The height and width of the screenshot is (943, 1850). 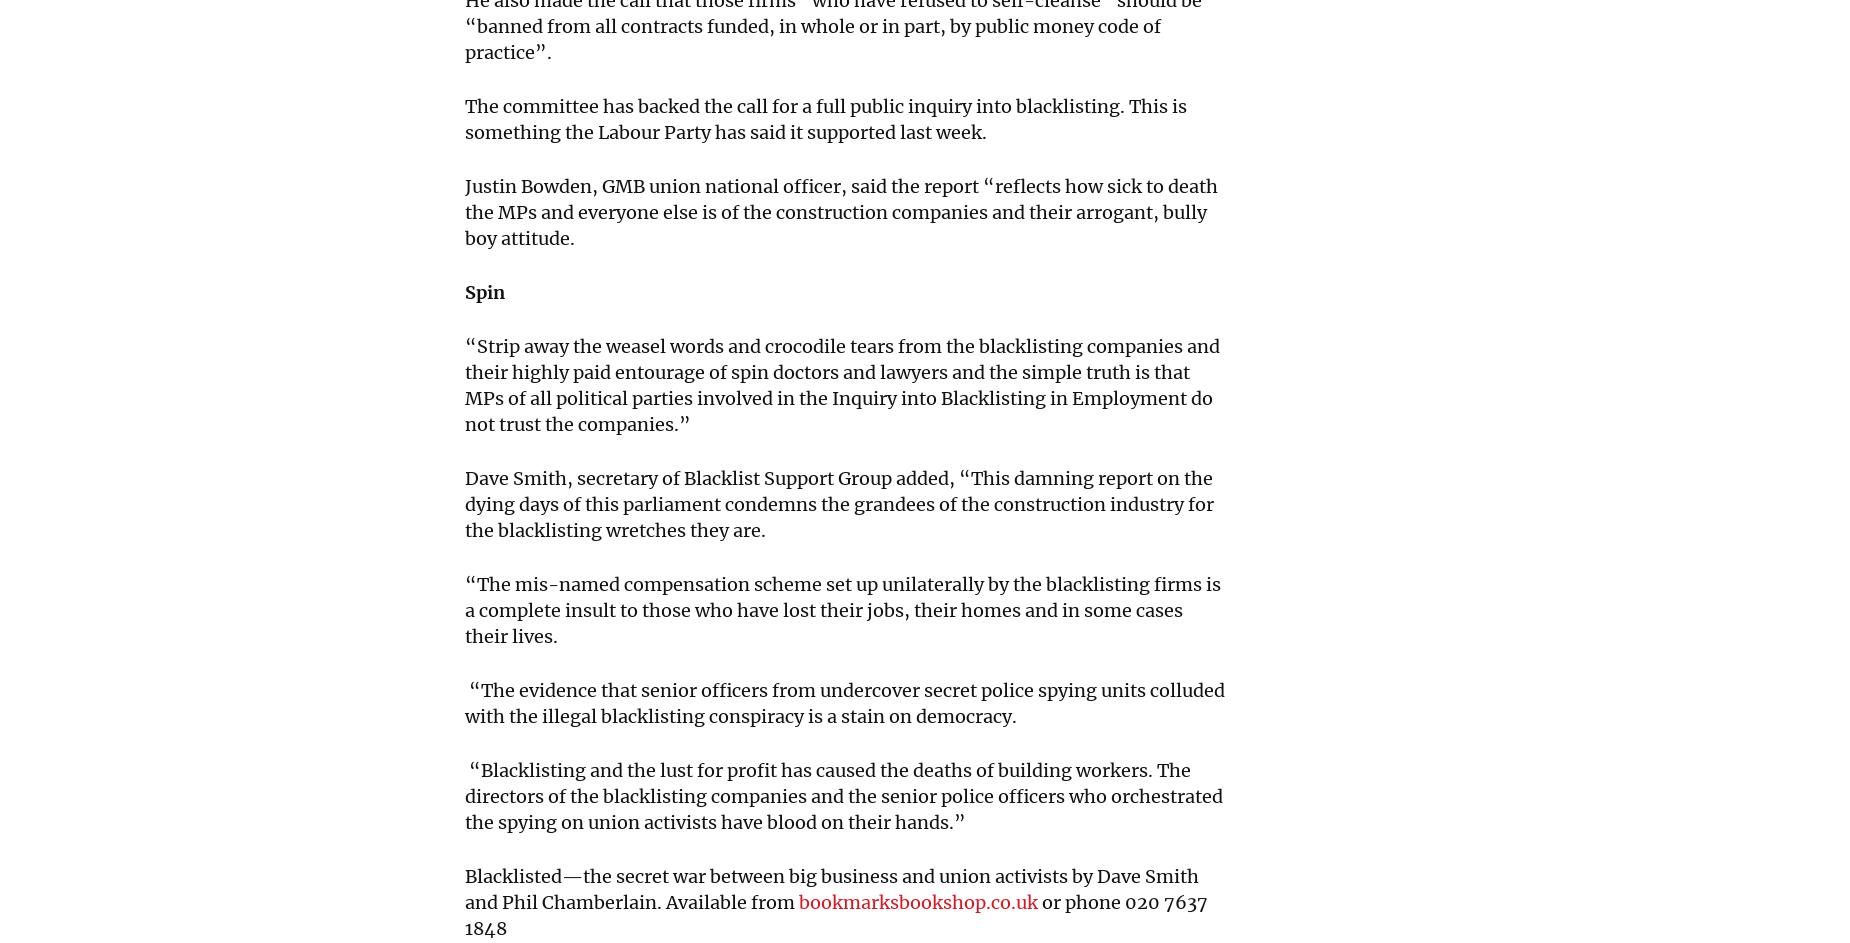 What do you see at coordinates (826, 119) in the screenshot?
I see `'The committee has backed the call for a full public inquiry into blacklisting. This is something the Labour Party has said it supported last week.'` at bounding box center [826, 119].